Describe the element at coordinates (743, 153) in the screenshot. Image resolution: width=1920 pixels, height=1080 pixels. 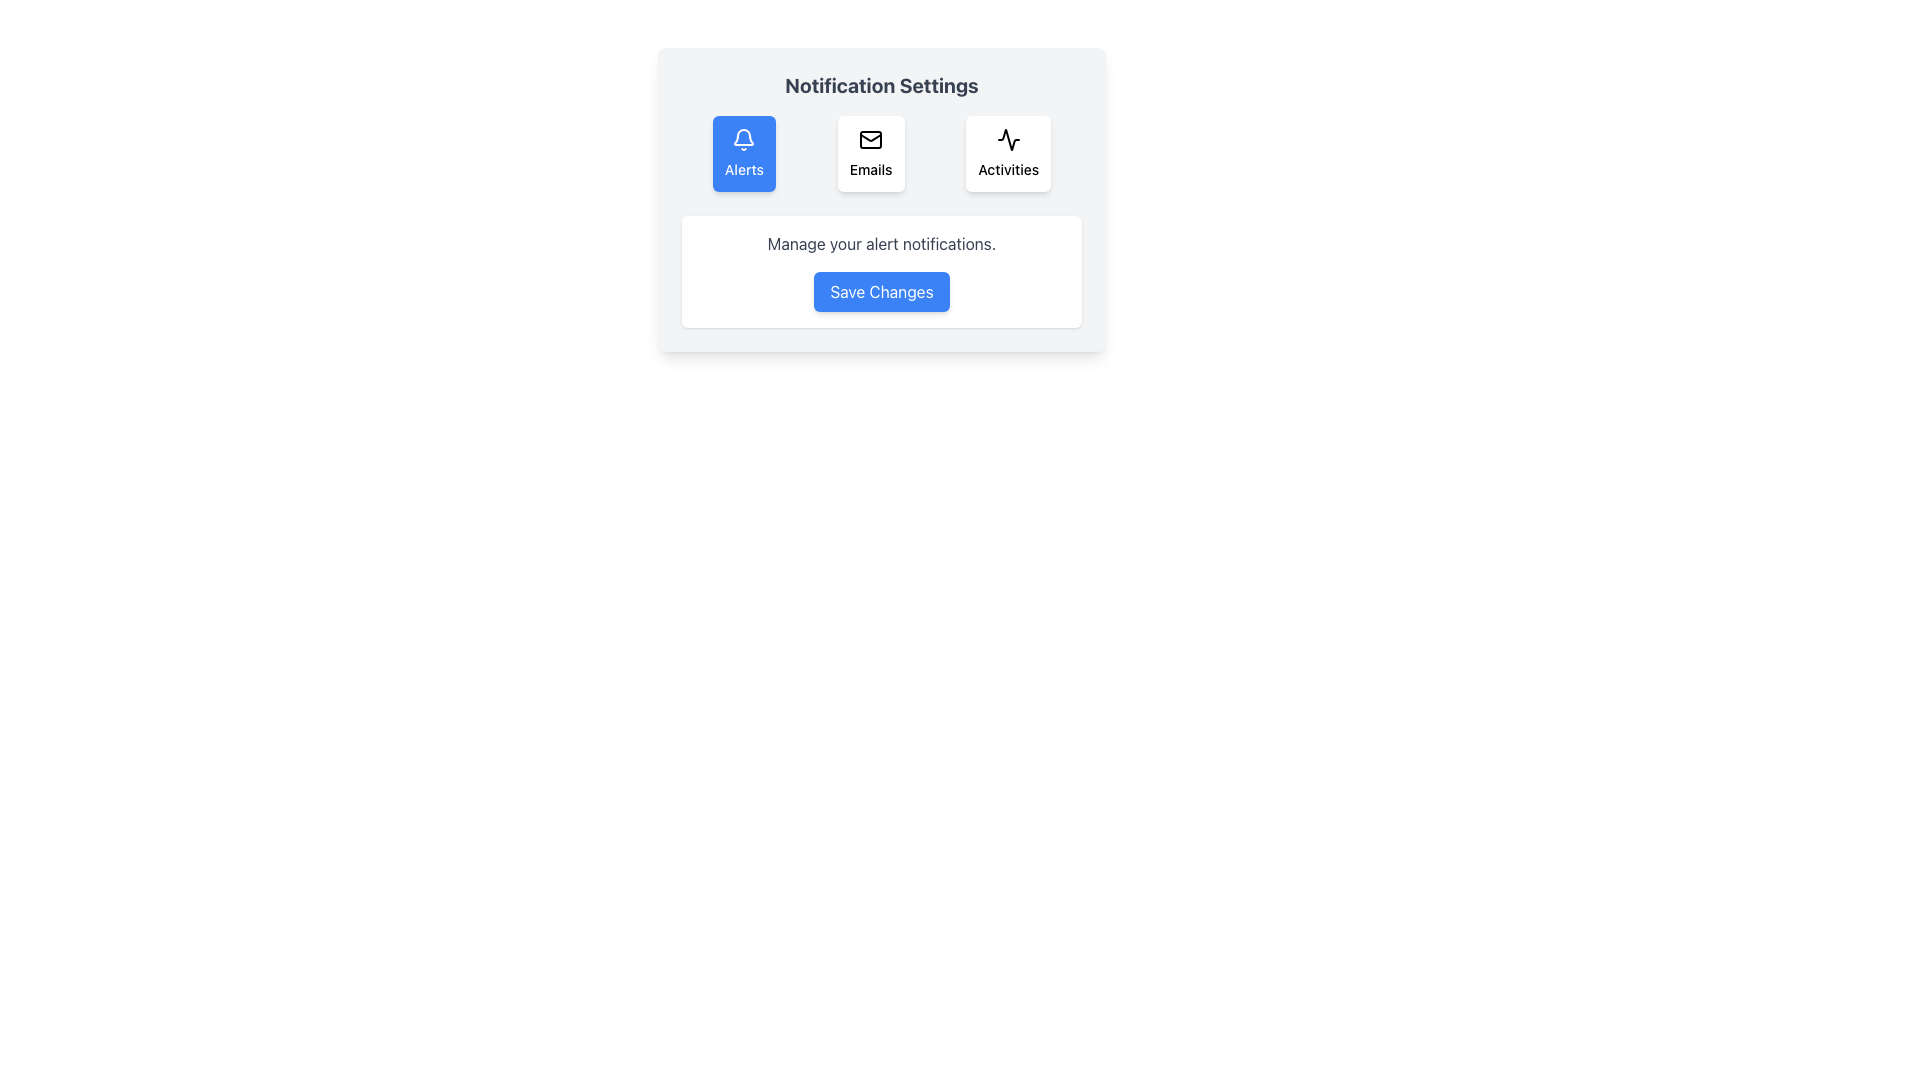
I see `the leftmost button under 'Notification Settings'` at that location.